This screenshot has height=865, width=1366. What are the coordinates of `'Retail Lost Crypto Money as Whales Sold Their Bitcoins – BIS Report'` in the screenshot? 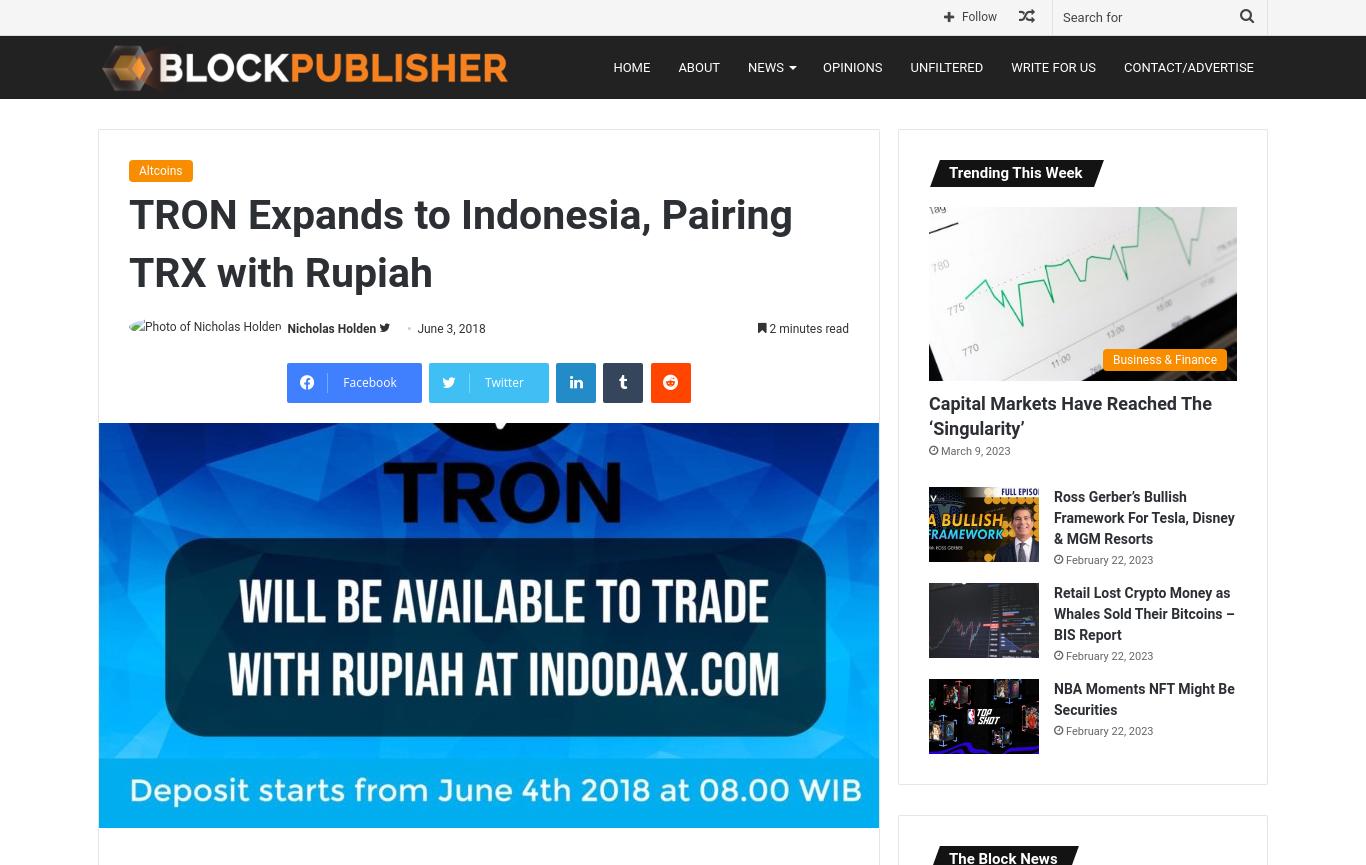 It's located at (1053, 613).